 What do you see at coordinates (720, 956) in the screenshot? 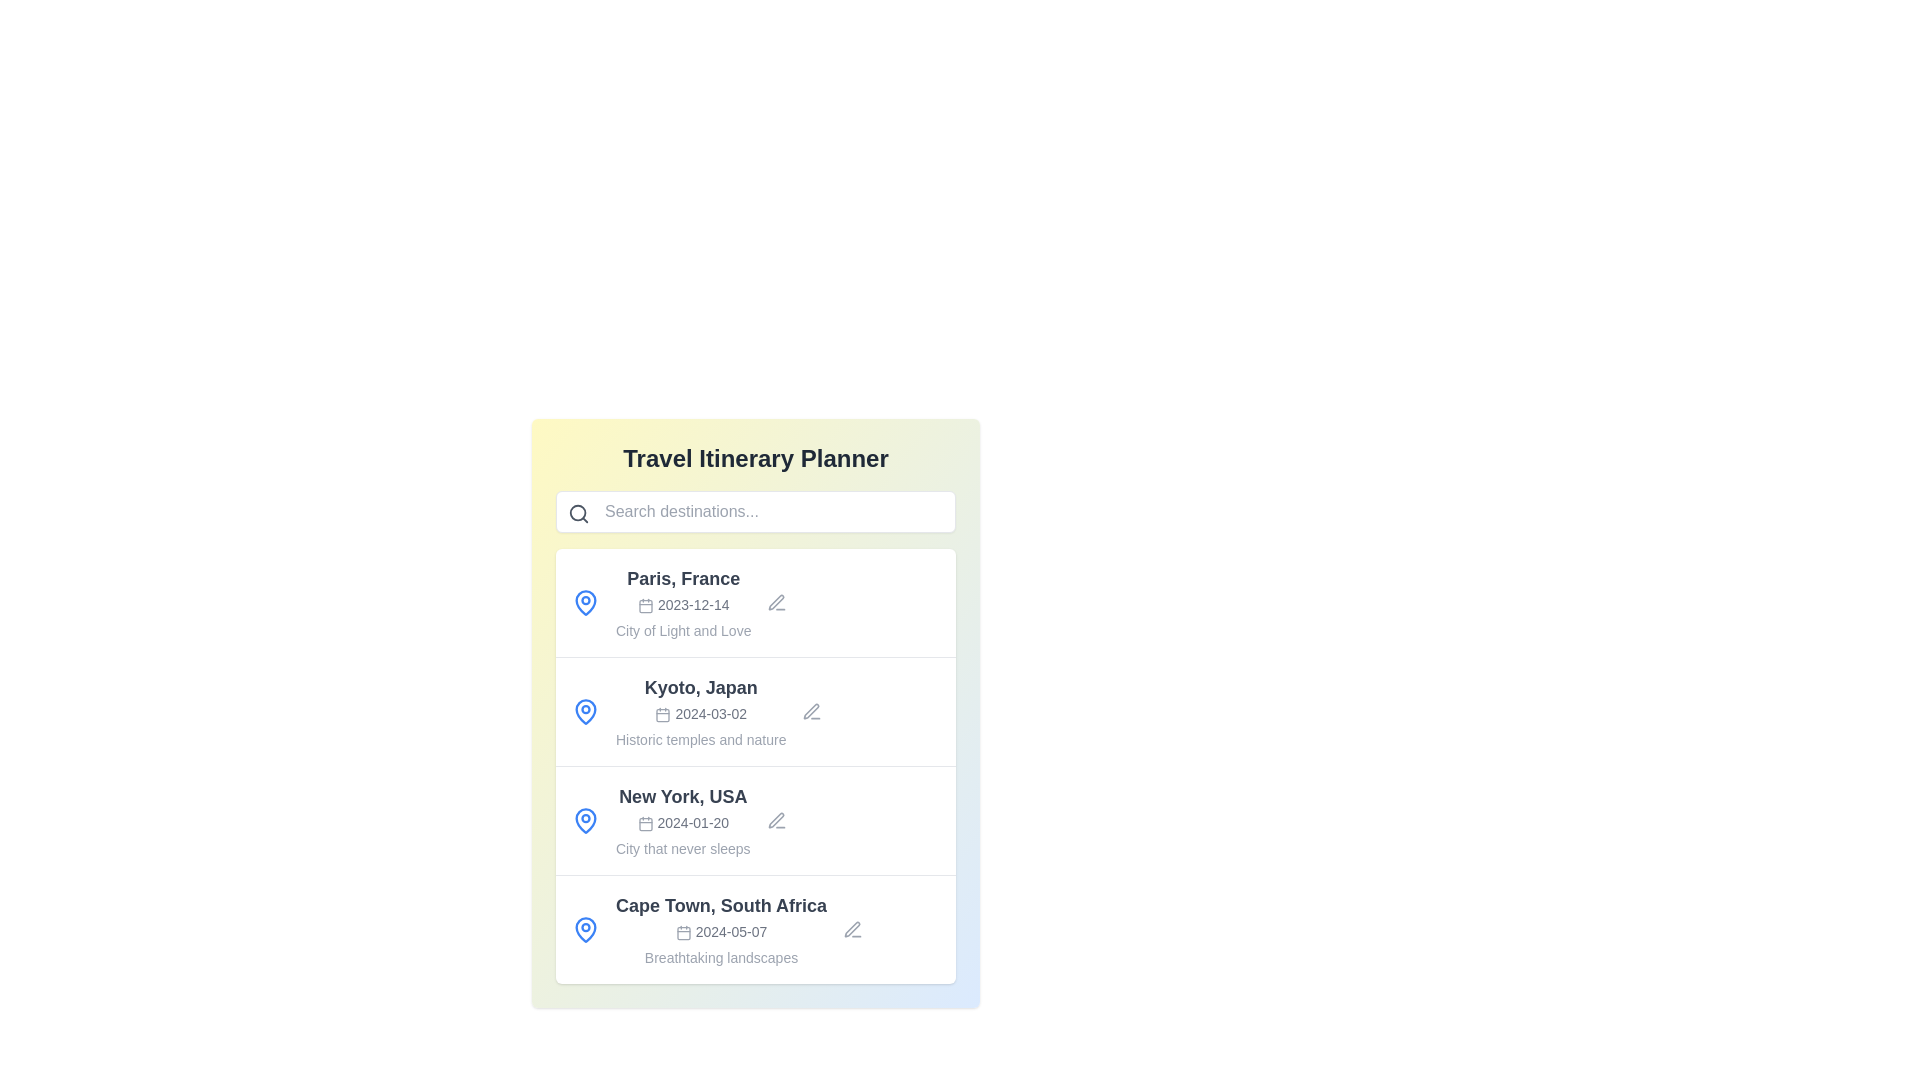
I see `the text label reading 'Breathtaking landscapes' for accessibility tools to read it, located at the bottom of the card displaying information about 'Cape Town, South Africa'` at bounding box center [720, 956].